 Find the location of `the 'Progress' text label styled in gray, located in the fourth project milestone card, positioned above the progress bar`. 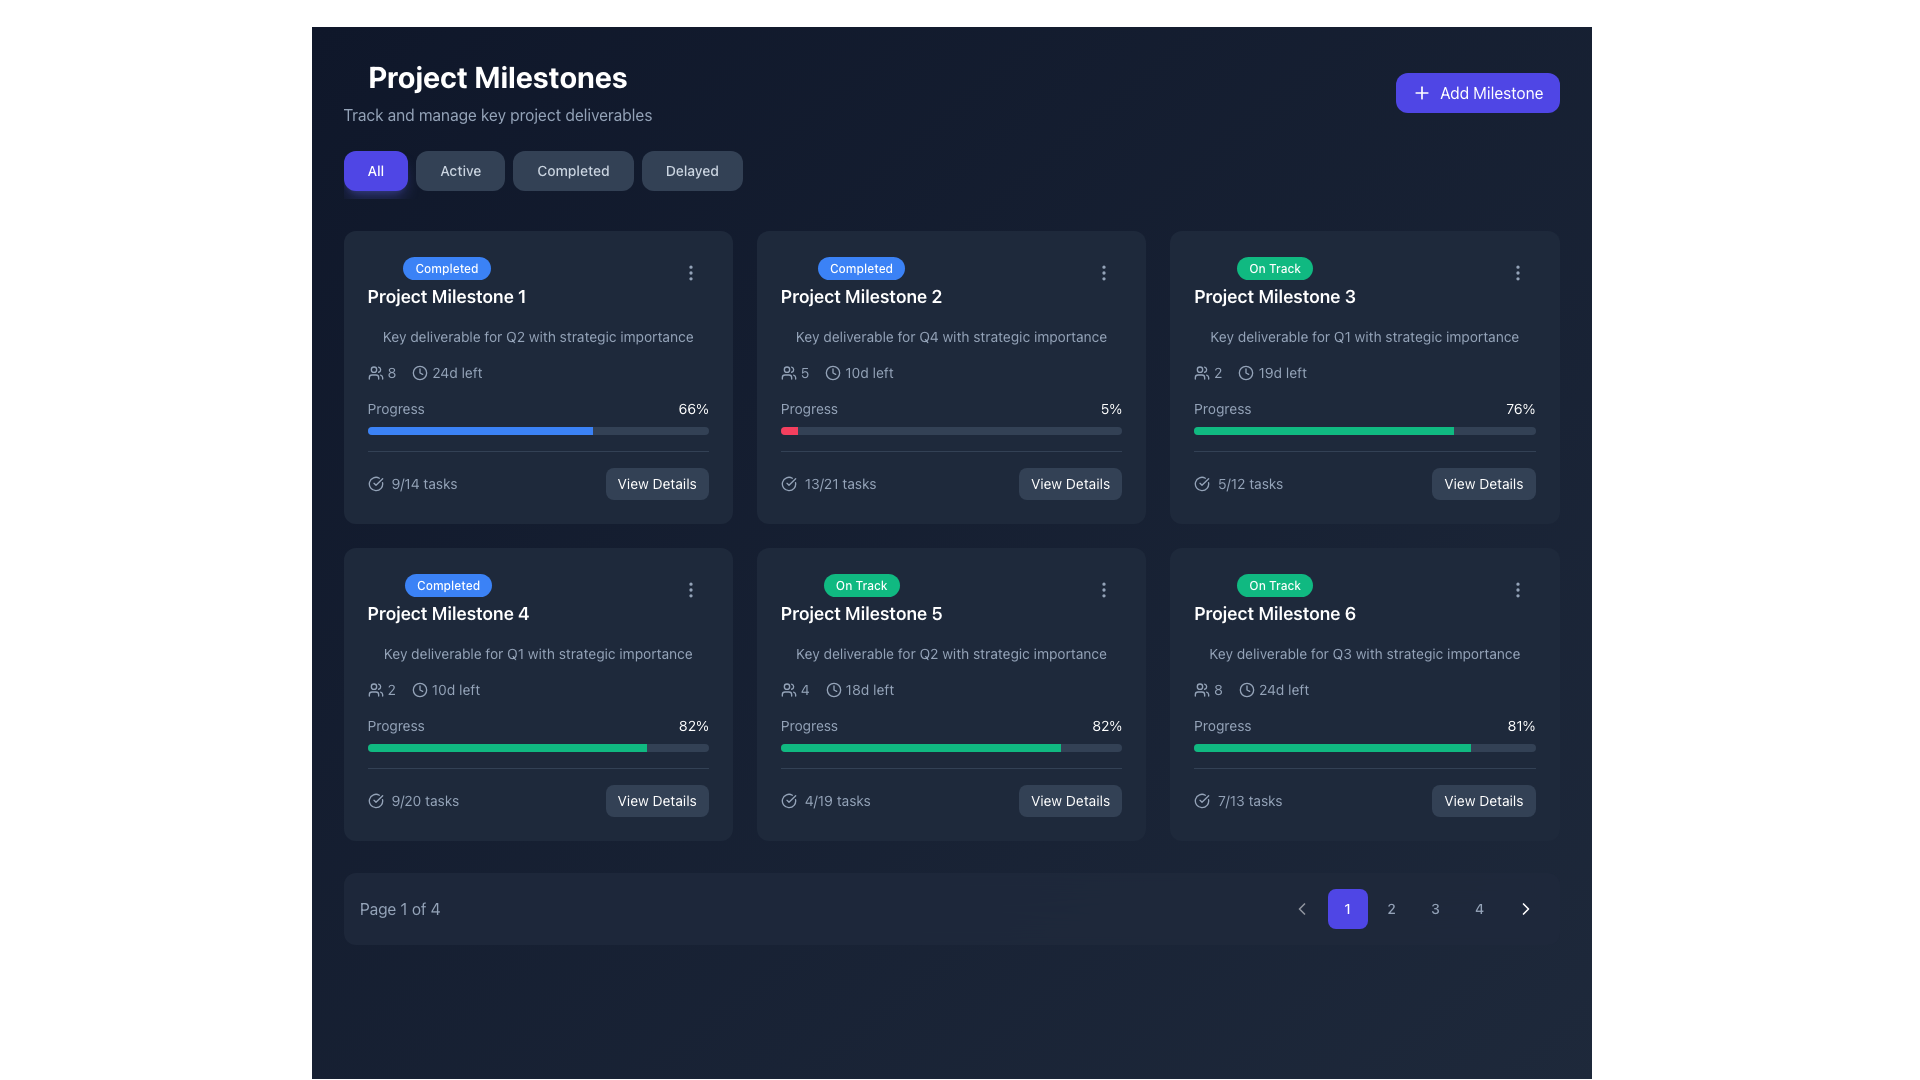

the 'Progress' text label styled in gray, located in the fourth project milestone card, positioned above the progress bar is located at coordinates (396, 725).